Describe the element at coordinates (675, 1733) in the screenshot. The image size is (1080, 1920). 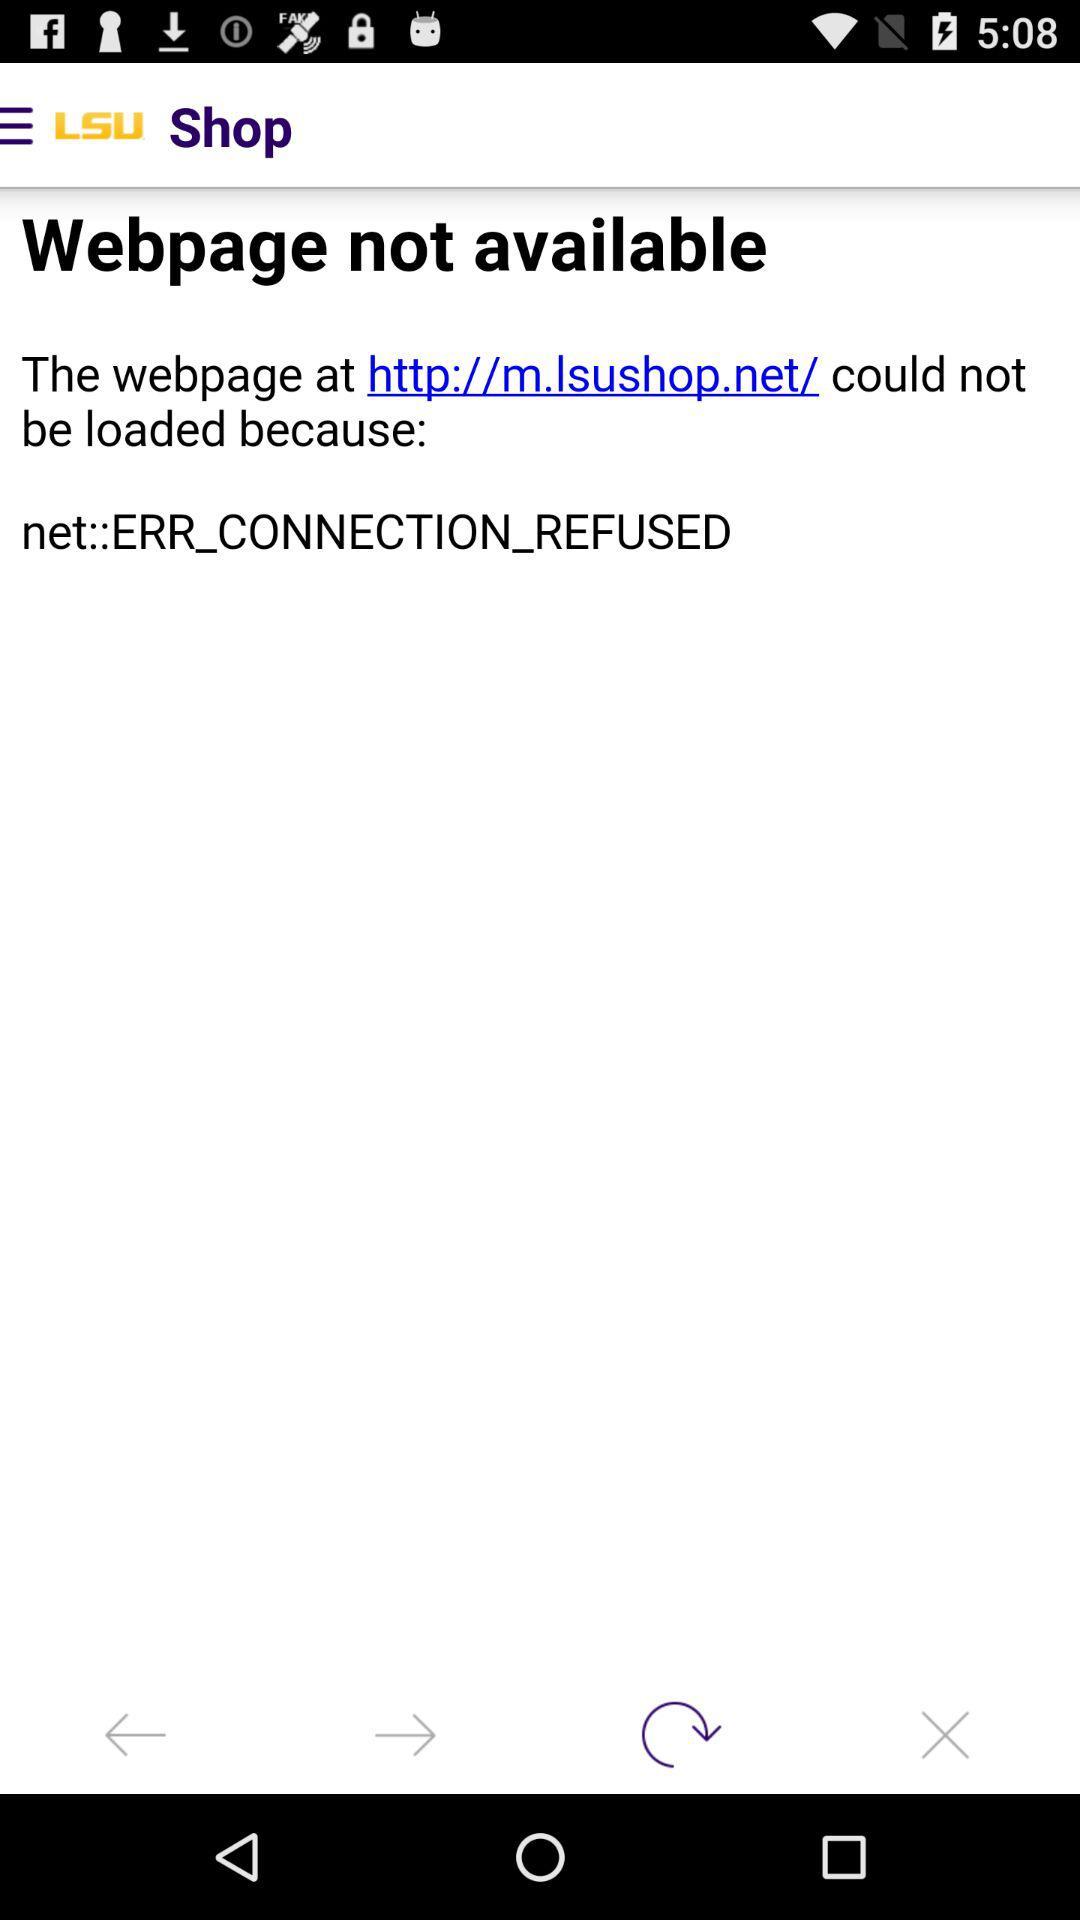
I see `refresh button` at that location.